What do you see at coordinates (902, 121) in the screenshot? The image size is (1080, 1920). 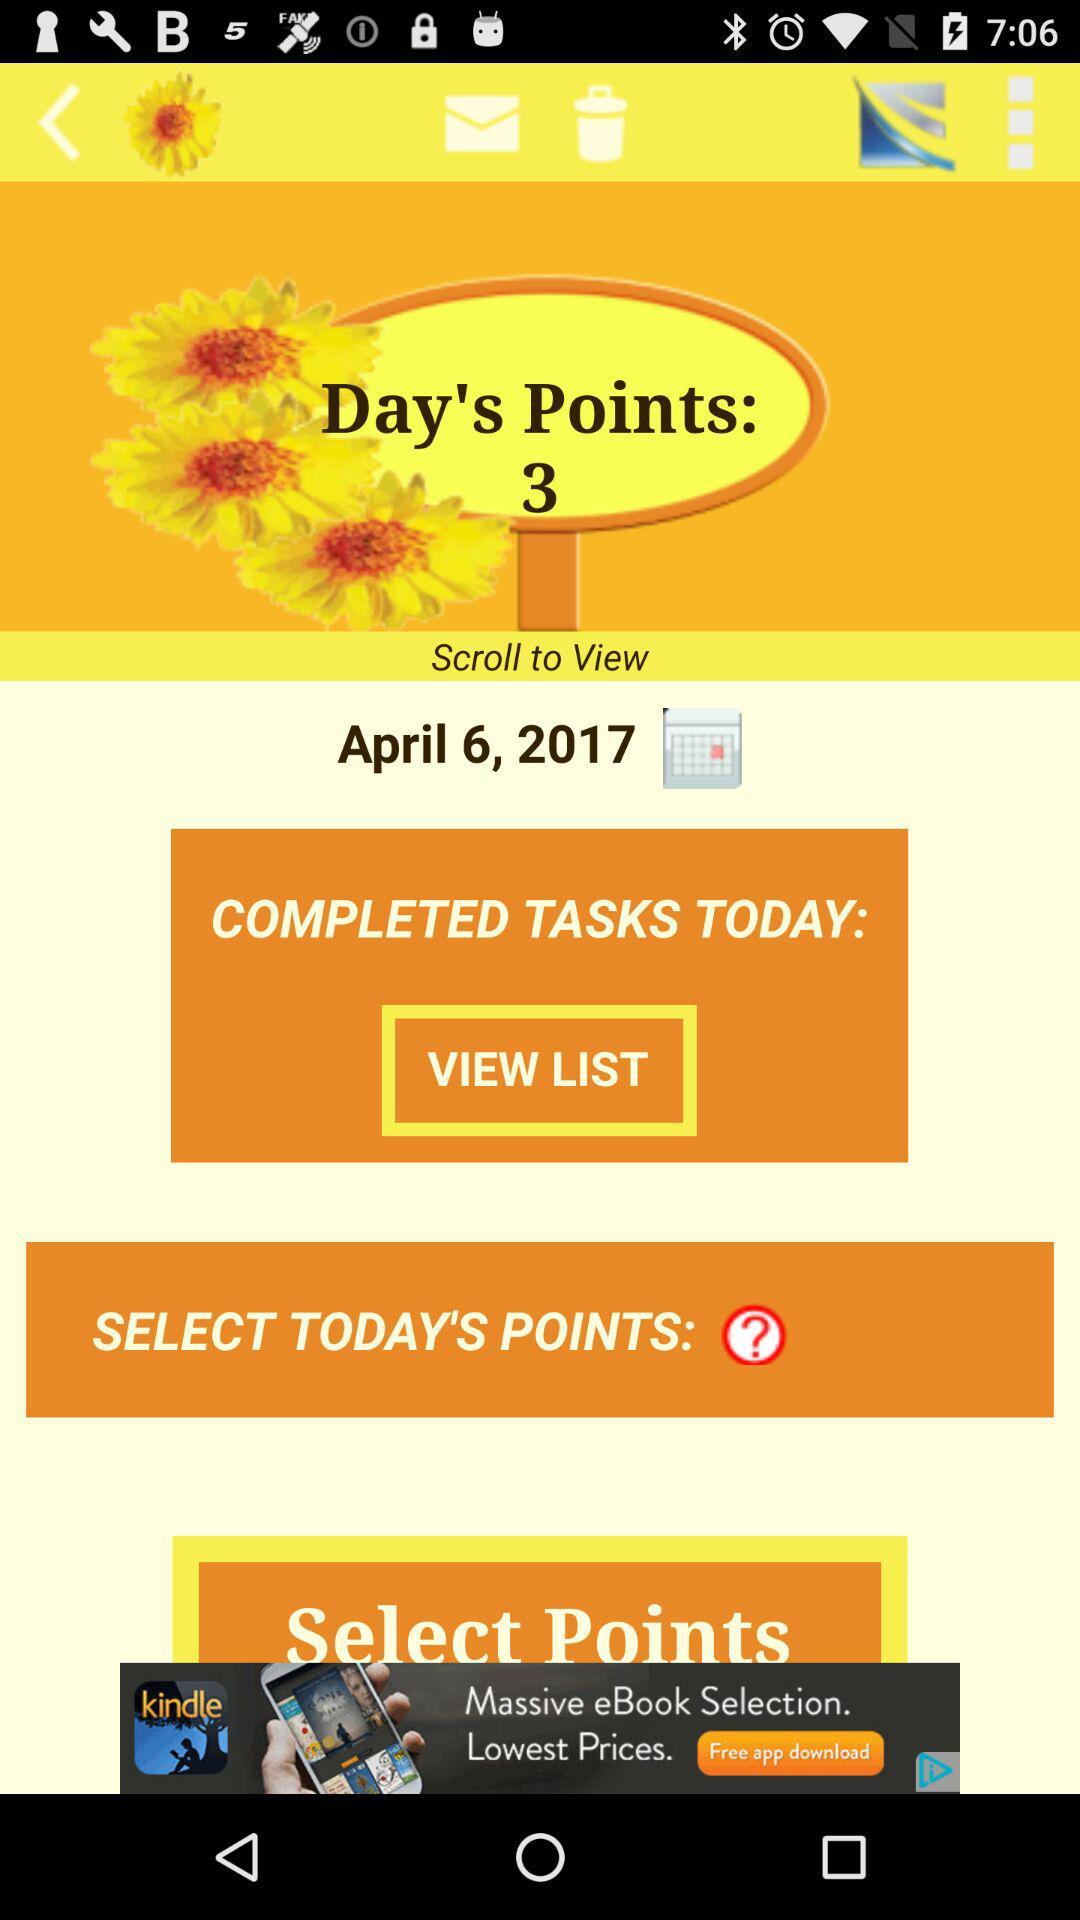 I see `the app next to < back item` at bounding box center [902, 121].